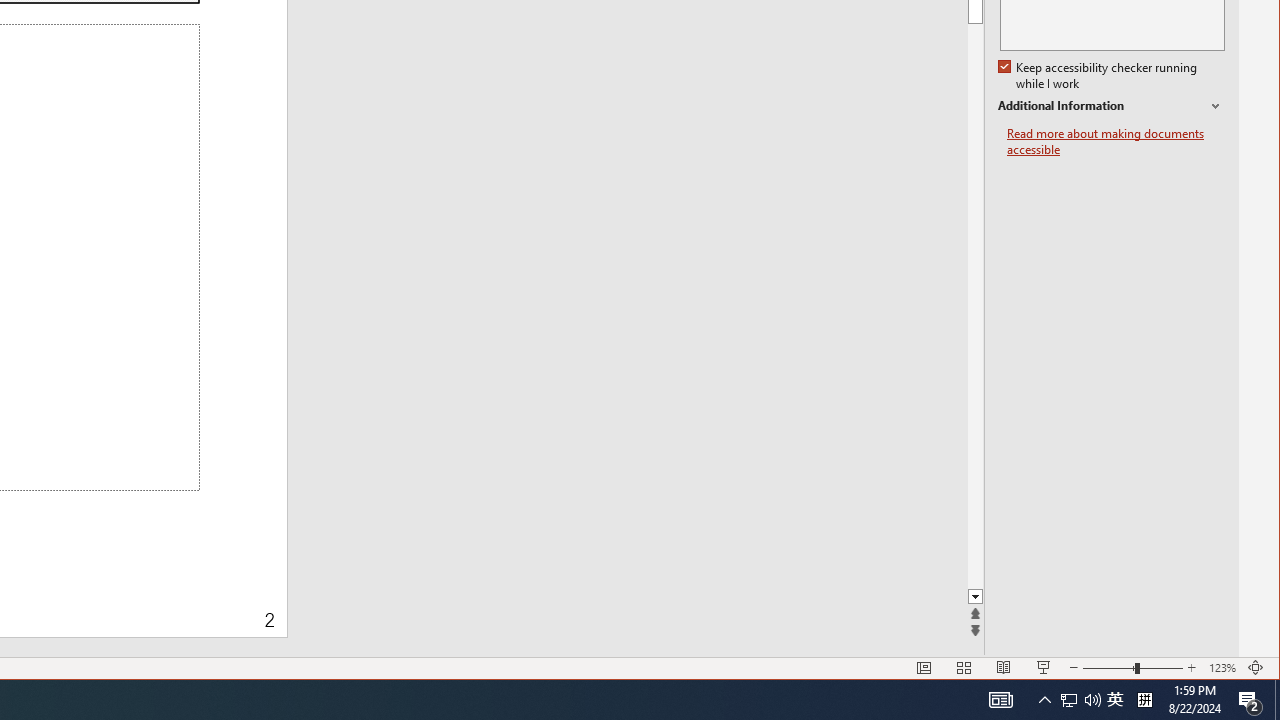  I want to click on 'Read more about making documents accessible', so click(1115, 141).